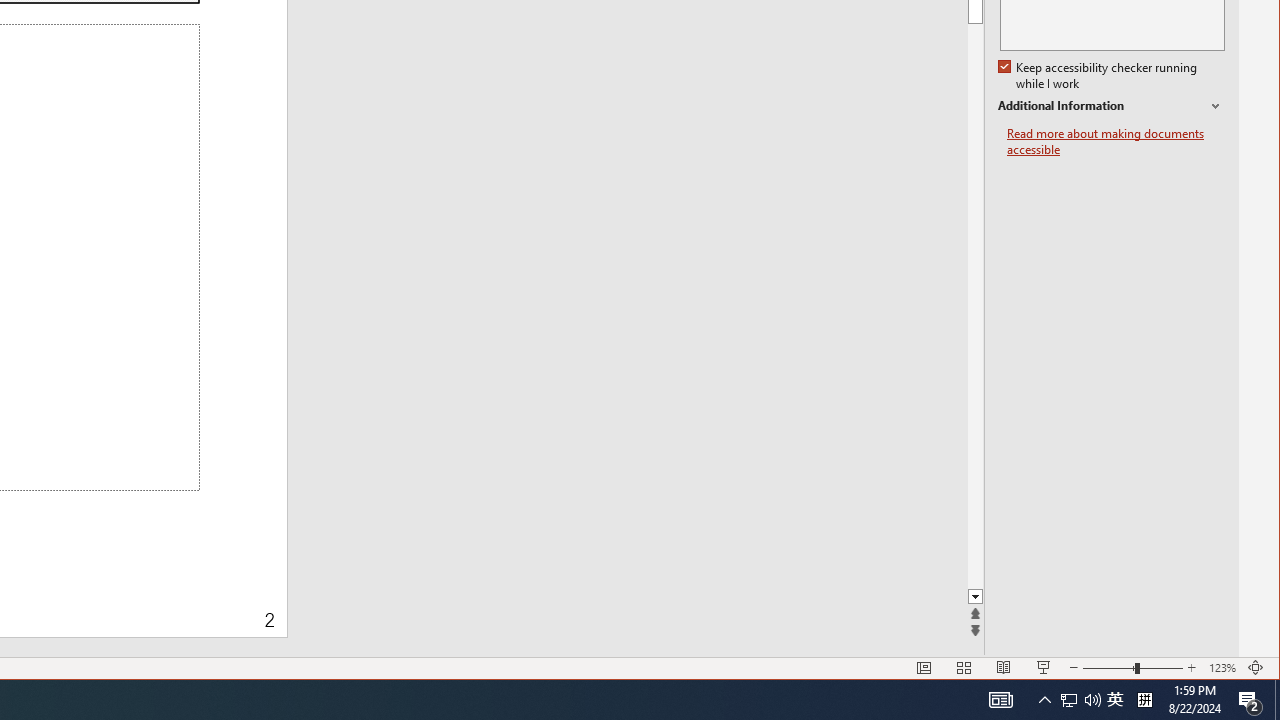  I want to click on 'Read more about making documents accessible', so click(1115, 141).